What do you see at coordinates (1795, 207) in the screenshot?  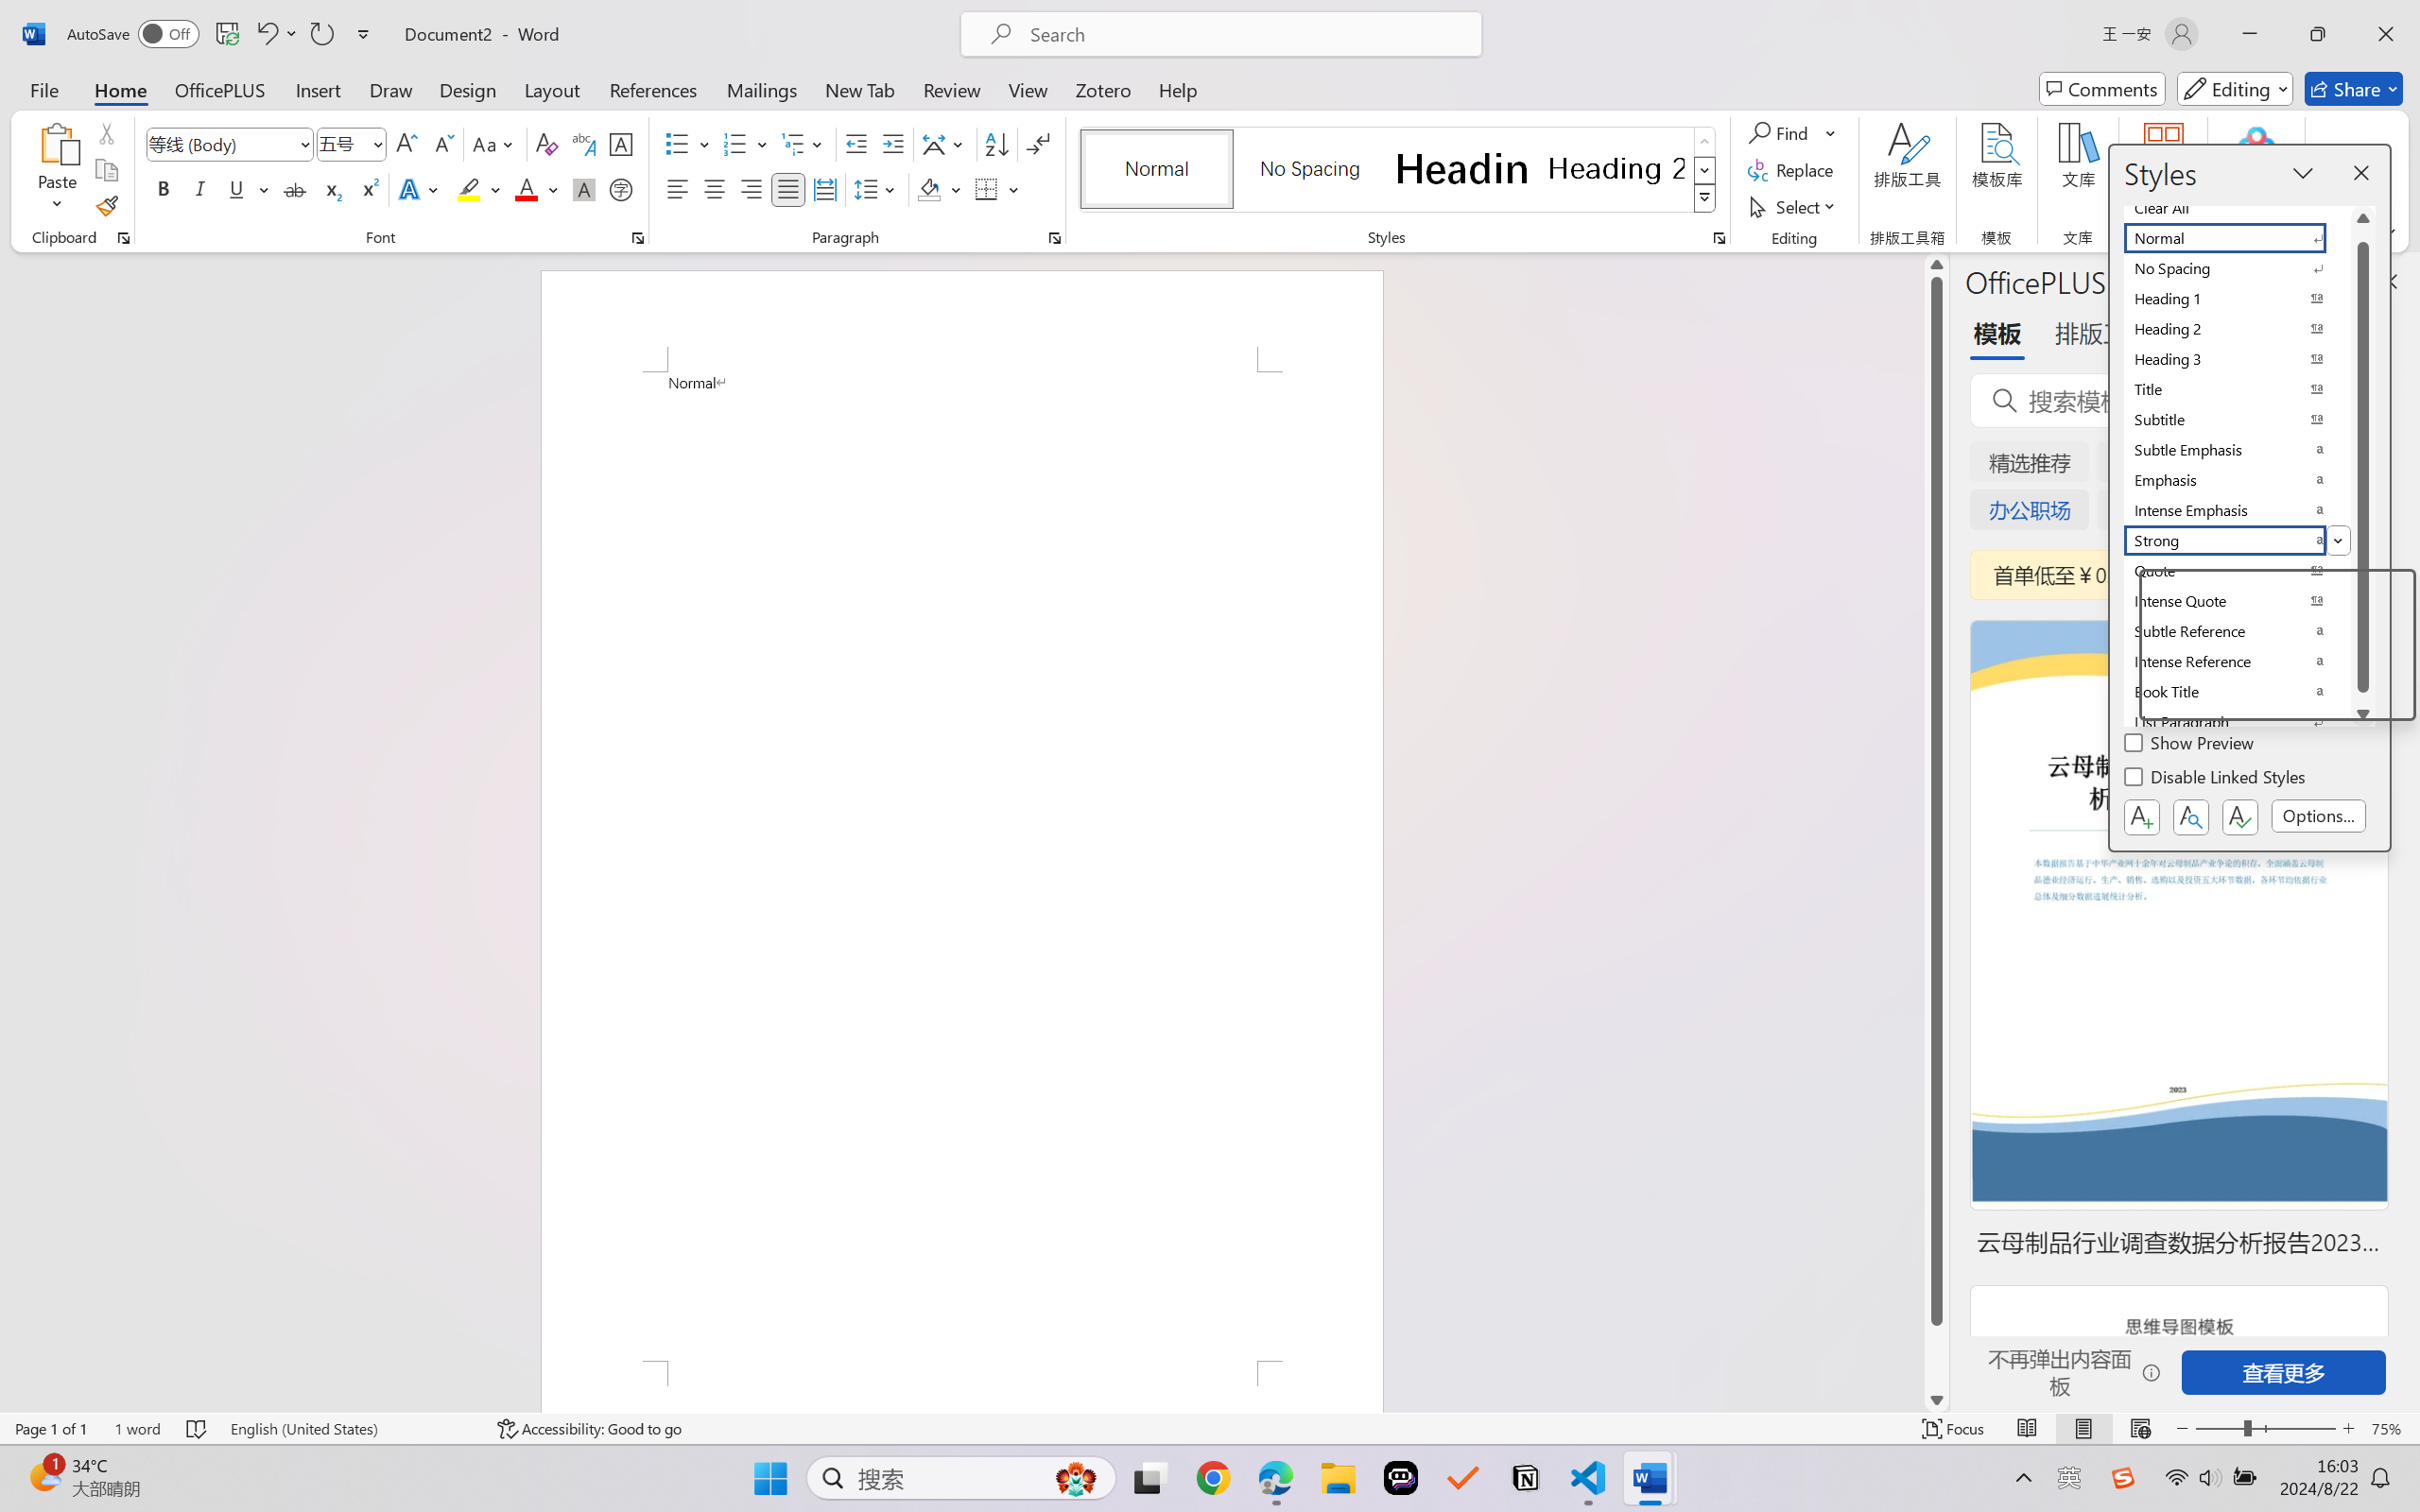 I see `'Select'` at bounding box center [1795, 207].